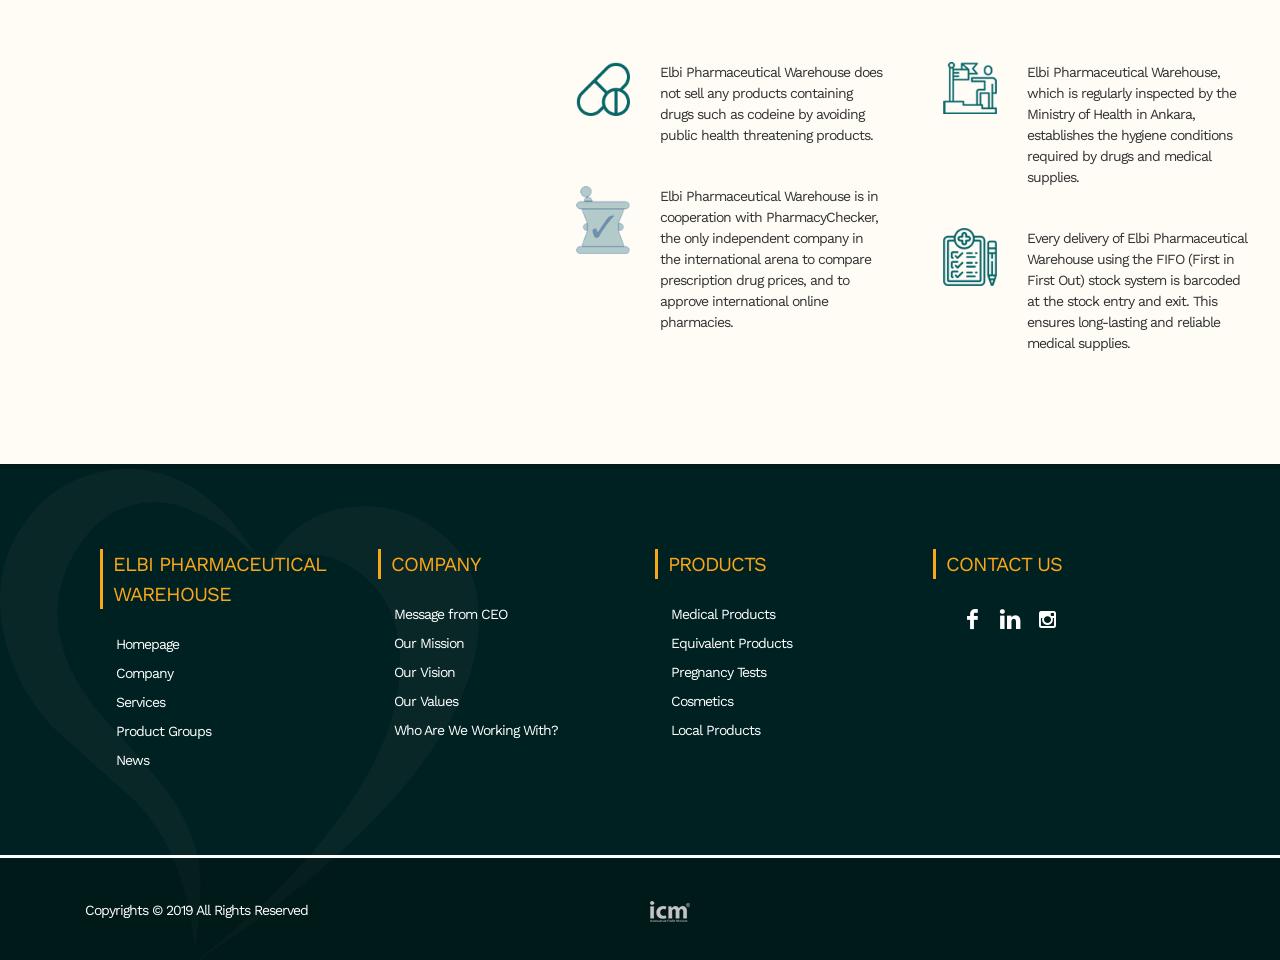 The image size is (1280, 960). What do you see at coordinates (715, 728) in the screenshot?
I see `'Local Products'` at bounding box center [715, 728].